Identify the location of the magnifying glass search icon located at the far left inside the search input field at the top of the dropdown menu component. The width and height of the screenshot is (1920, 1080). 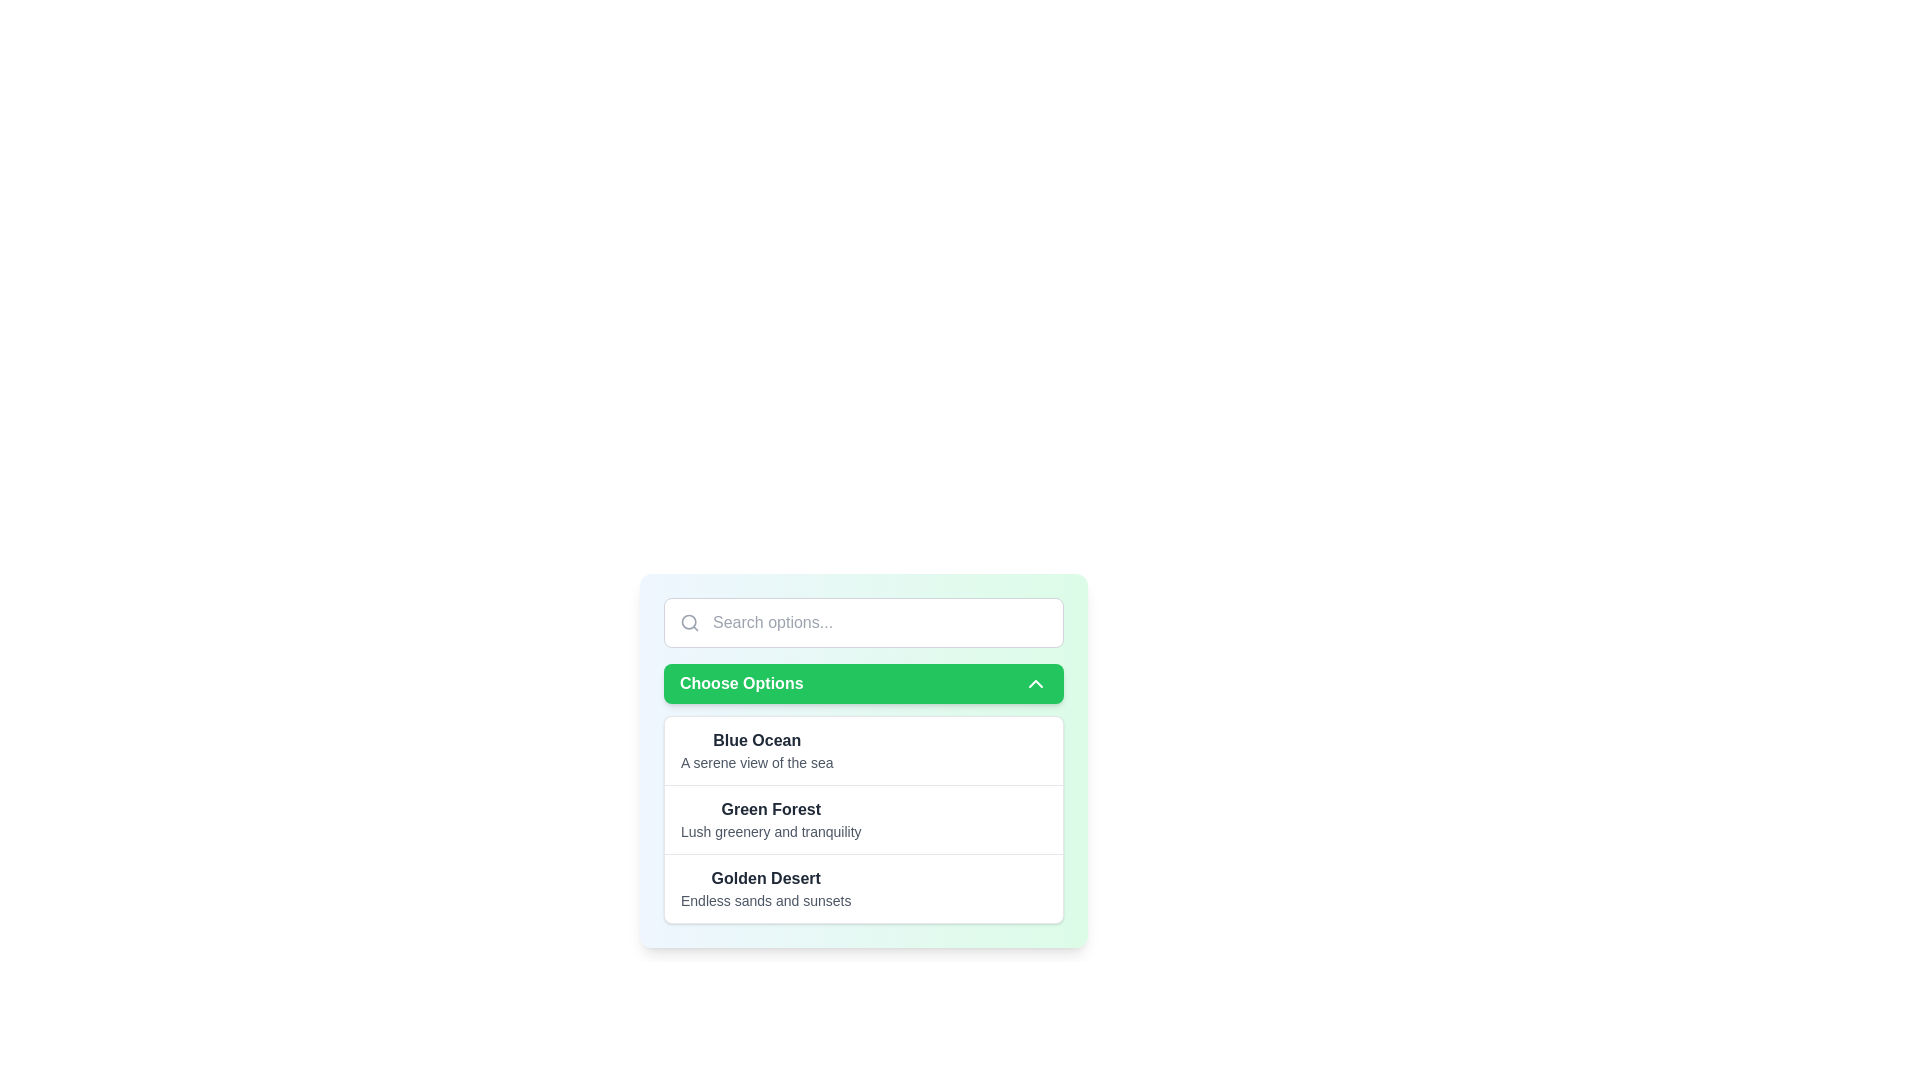
(690, 622).